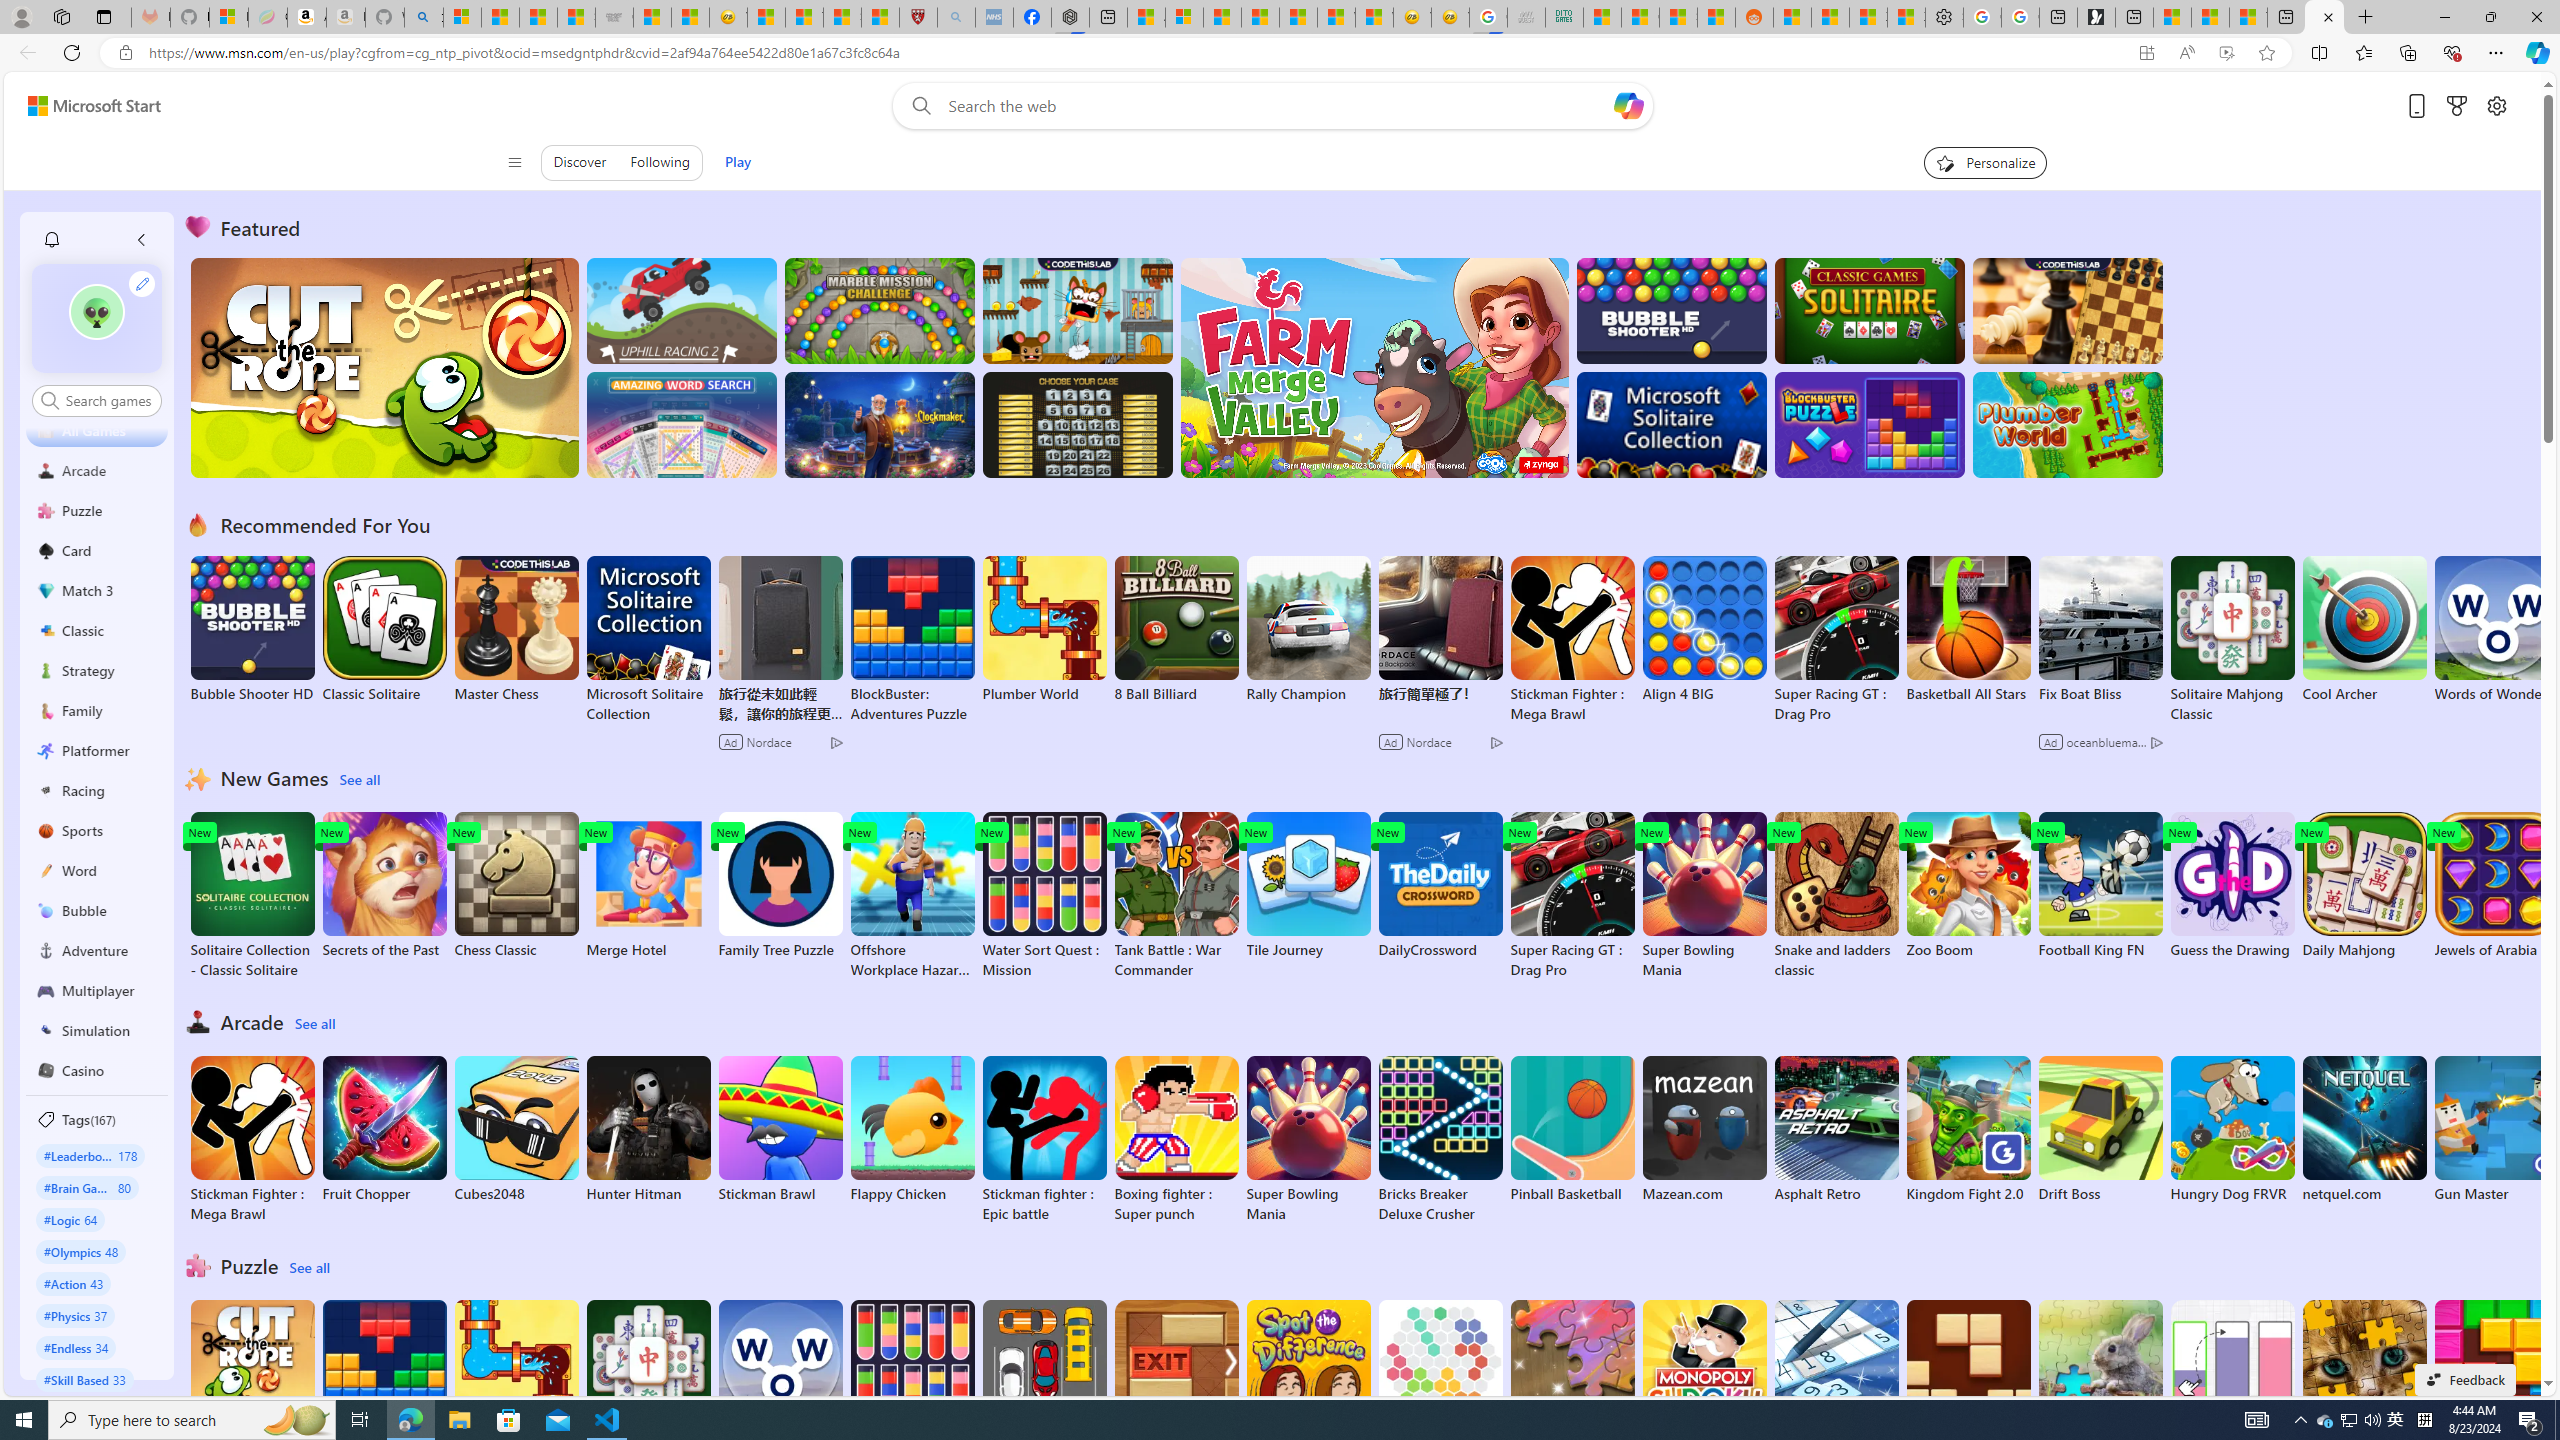  What do you see at coordinates (880, 16) in the screenshot?
I see `'12 Popular Science Lies that Must be Corrected'` at bounding box center [880, 16].